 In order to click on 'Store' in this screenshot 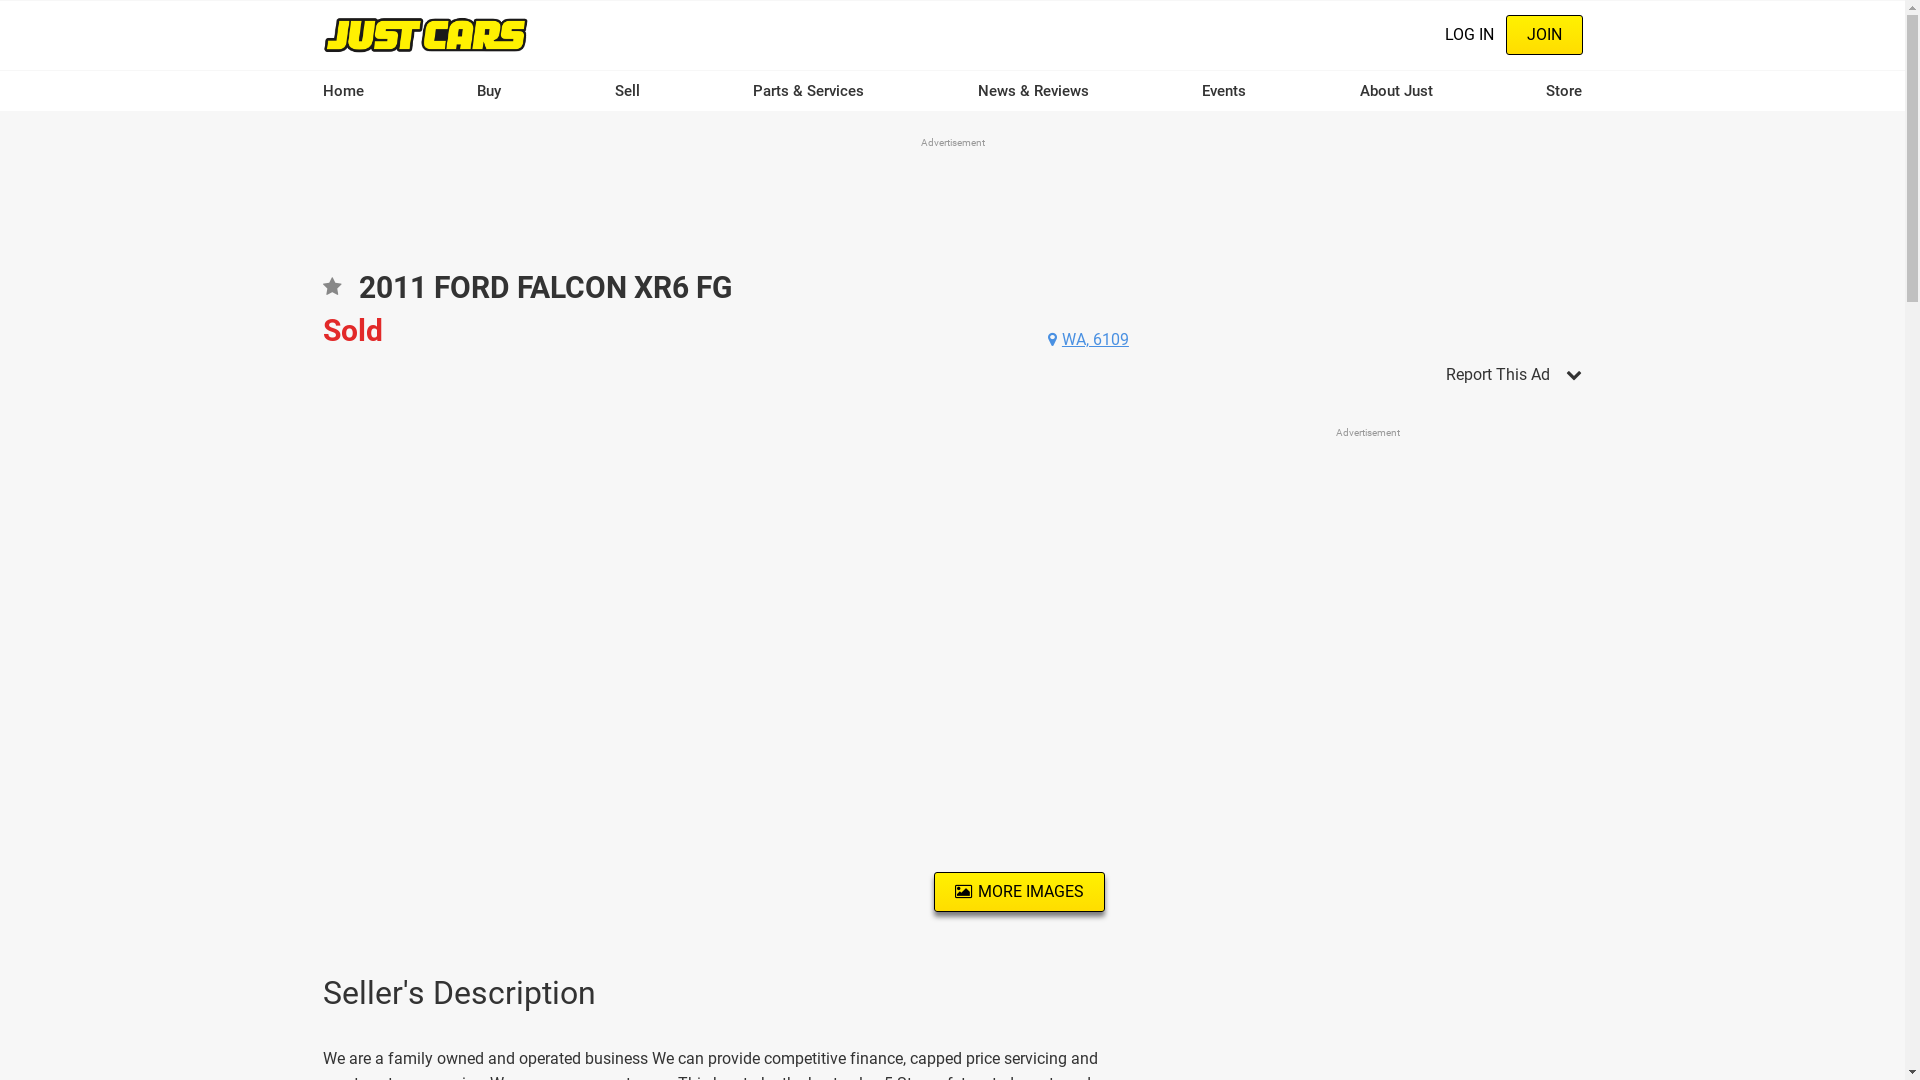, I will do `click(1563, 91)`.